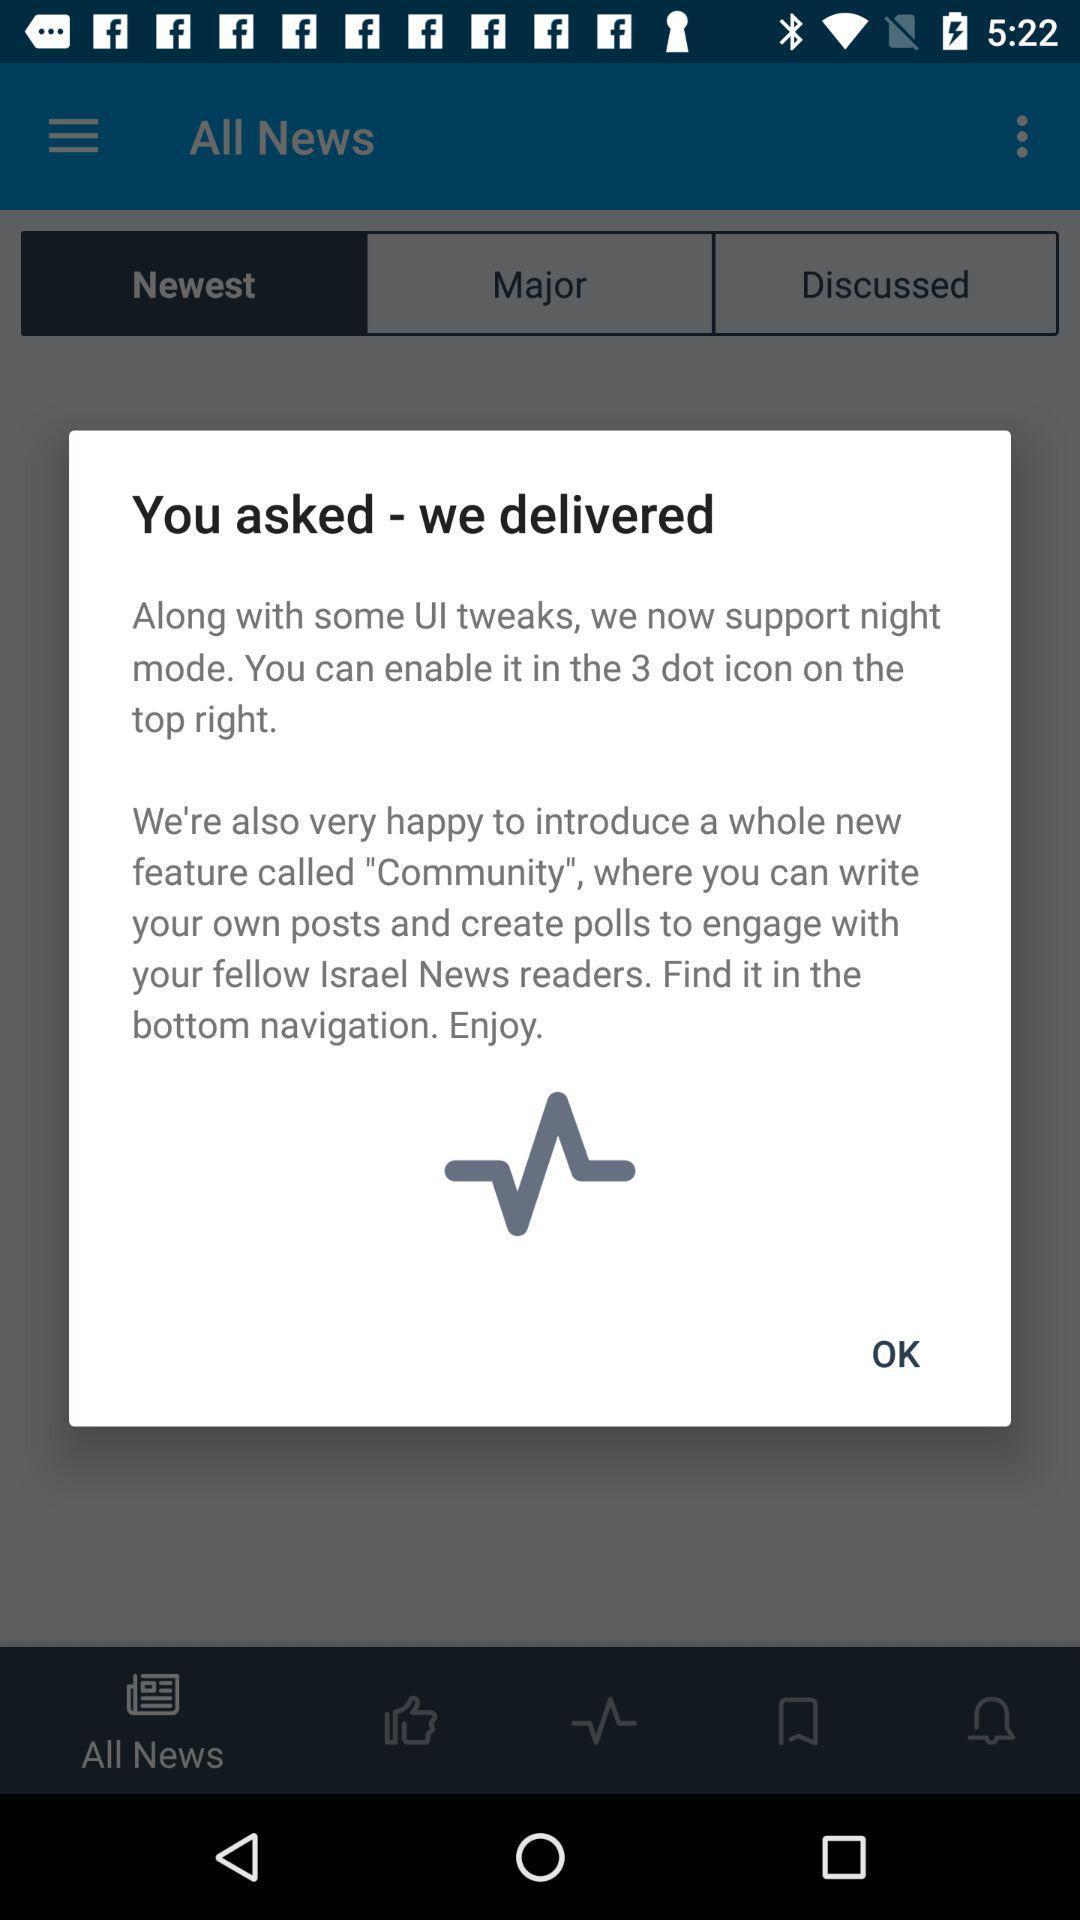  What do you see at coordinates (894, 1353) in the screenshot?
I see `ok icon` at bounding box center [894, 1353].